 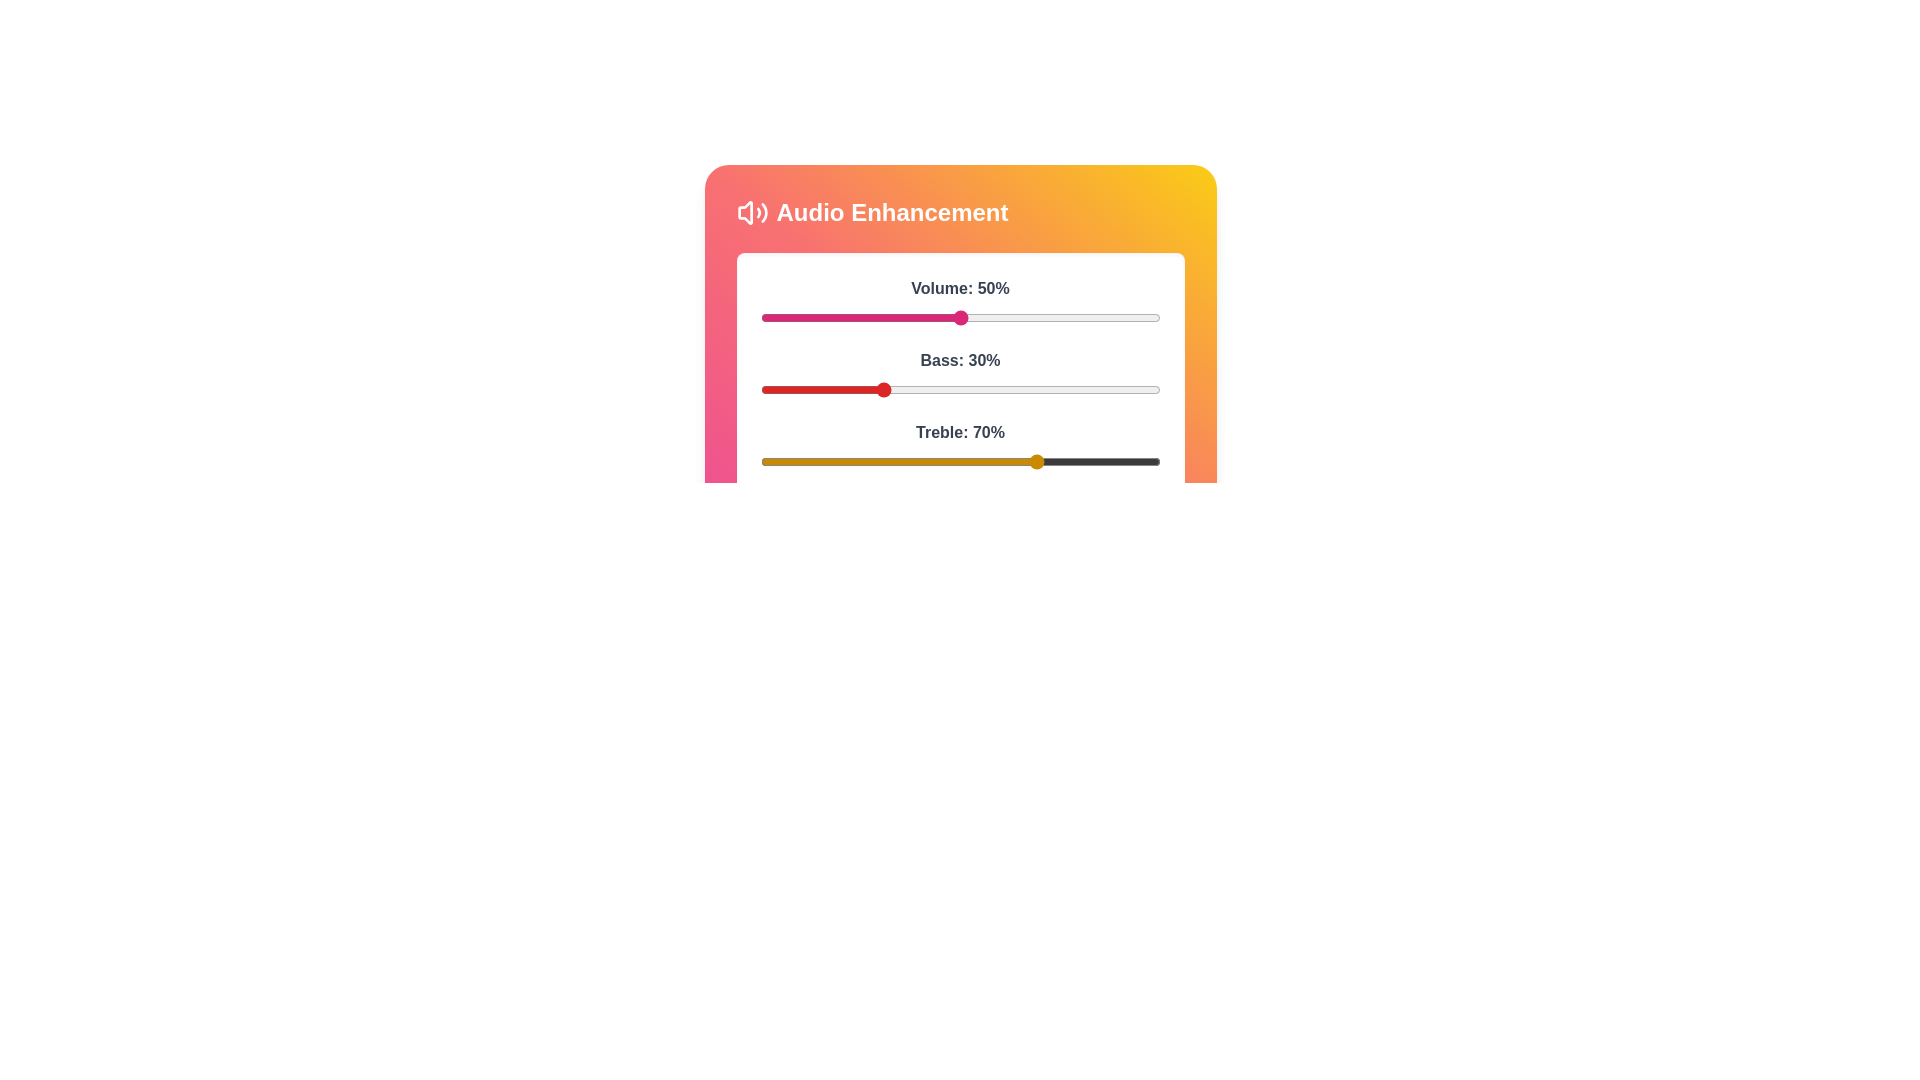 What do you see at coordinates (860, 389) in the screenshot?
I see `the bass level` at bounding box center [860, 389].